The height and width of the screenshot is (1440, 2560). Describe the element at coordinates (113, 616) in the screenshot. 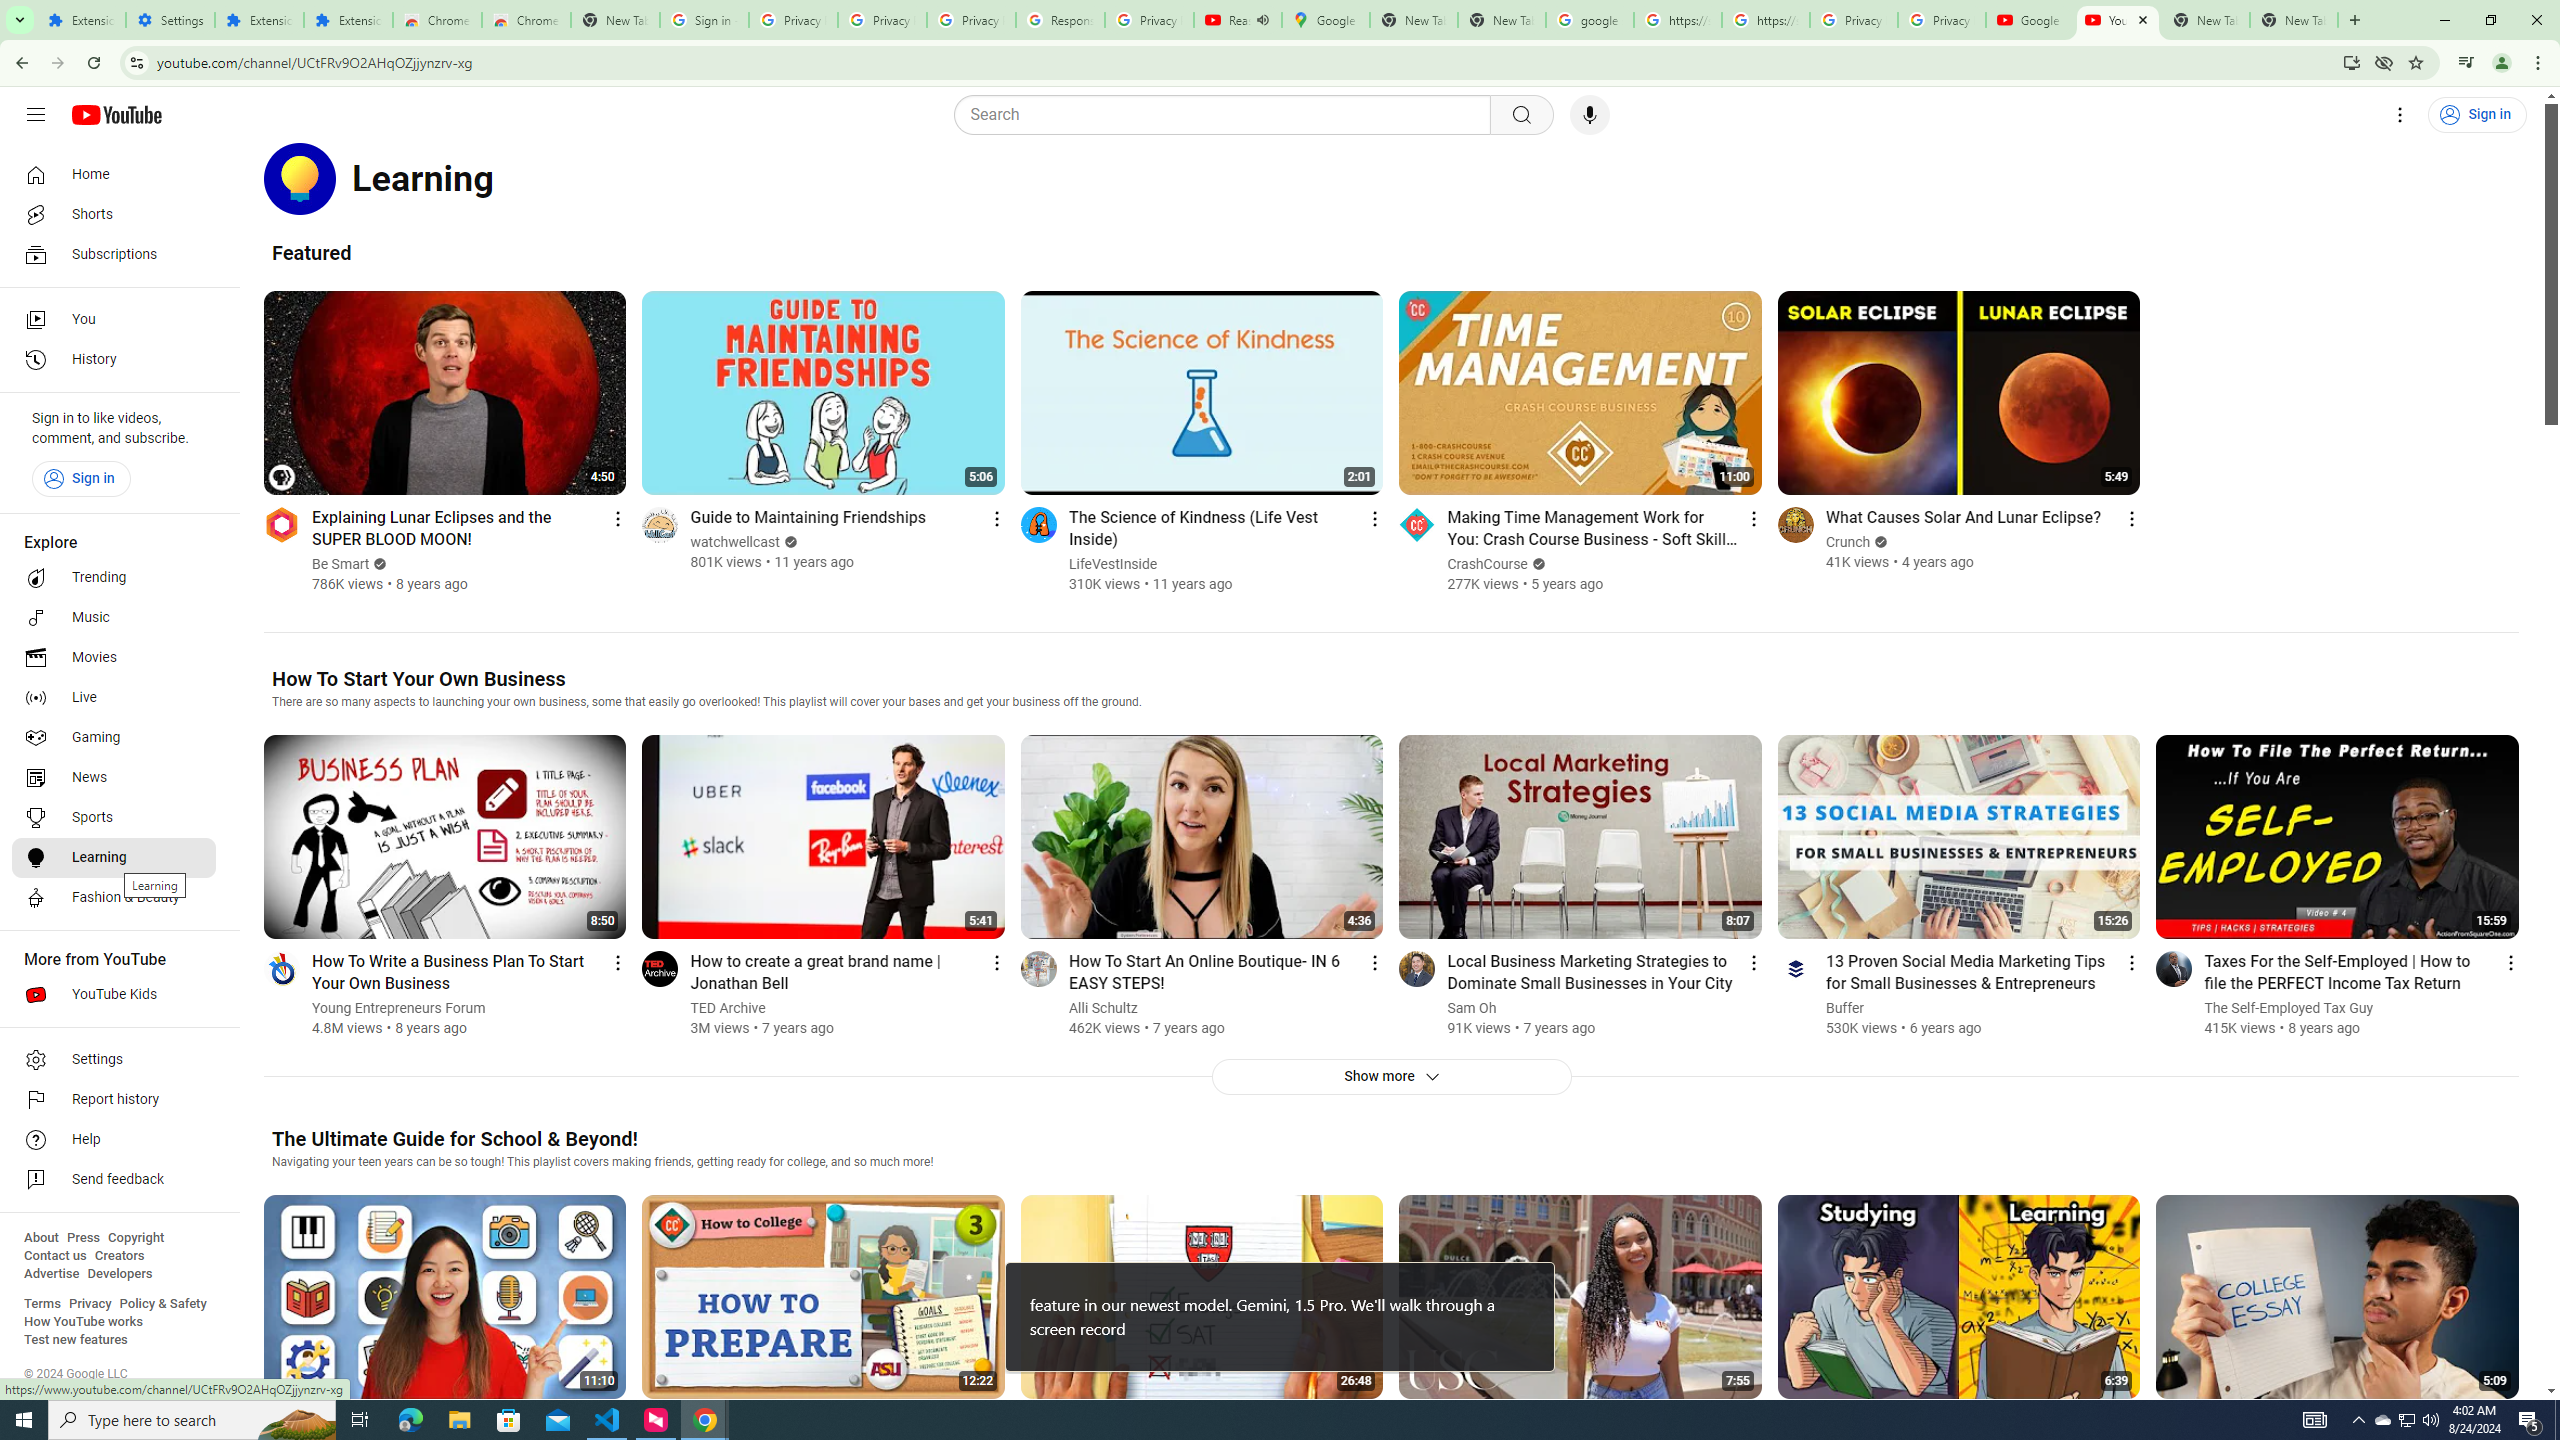

I see `'Music'` at that location.